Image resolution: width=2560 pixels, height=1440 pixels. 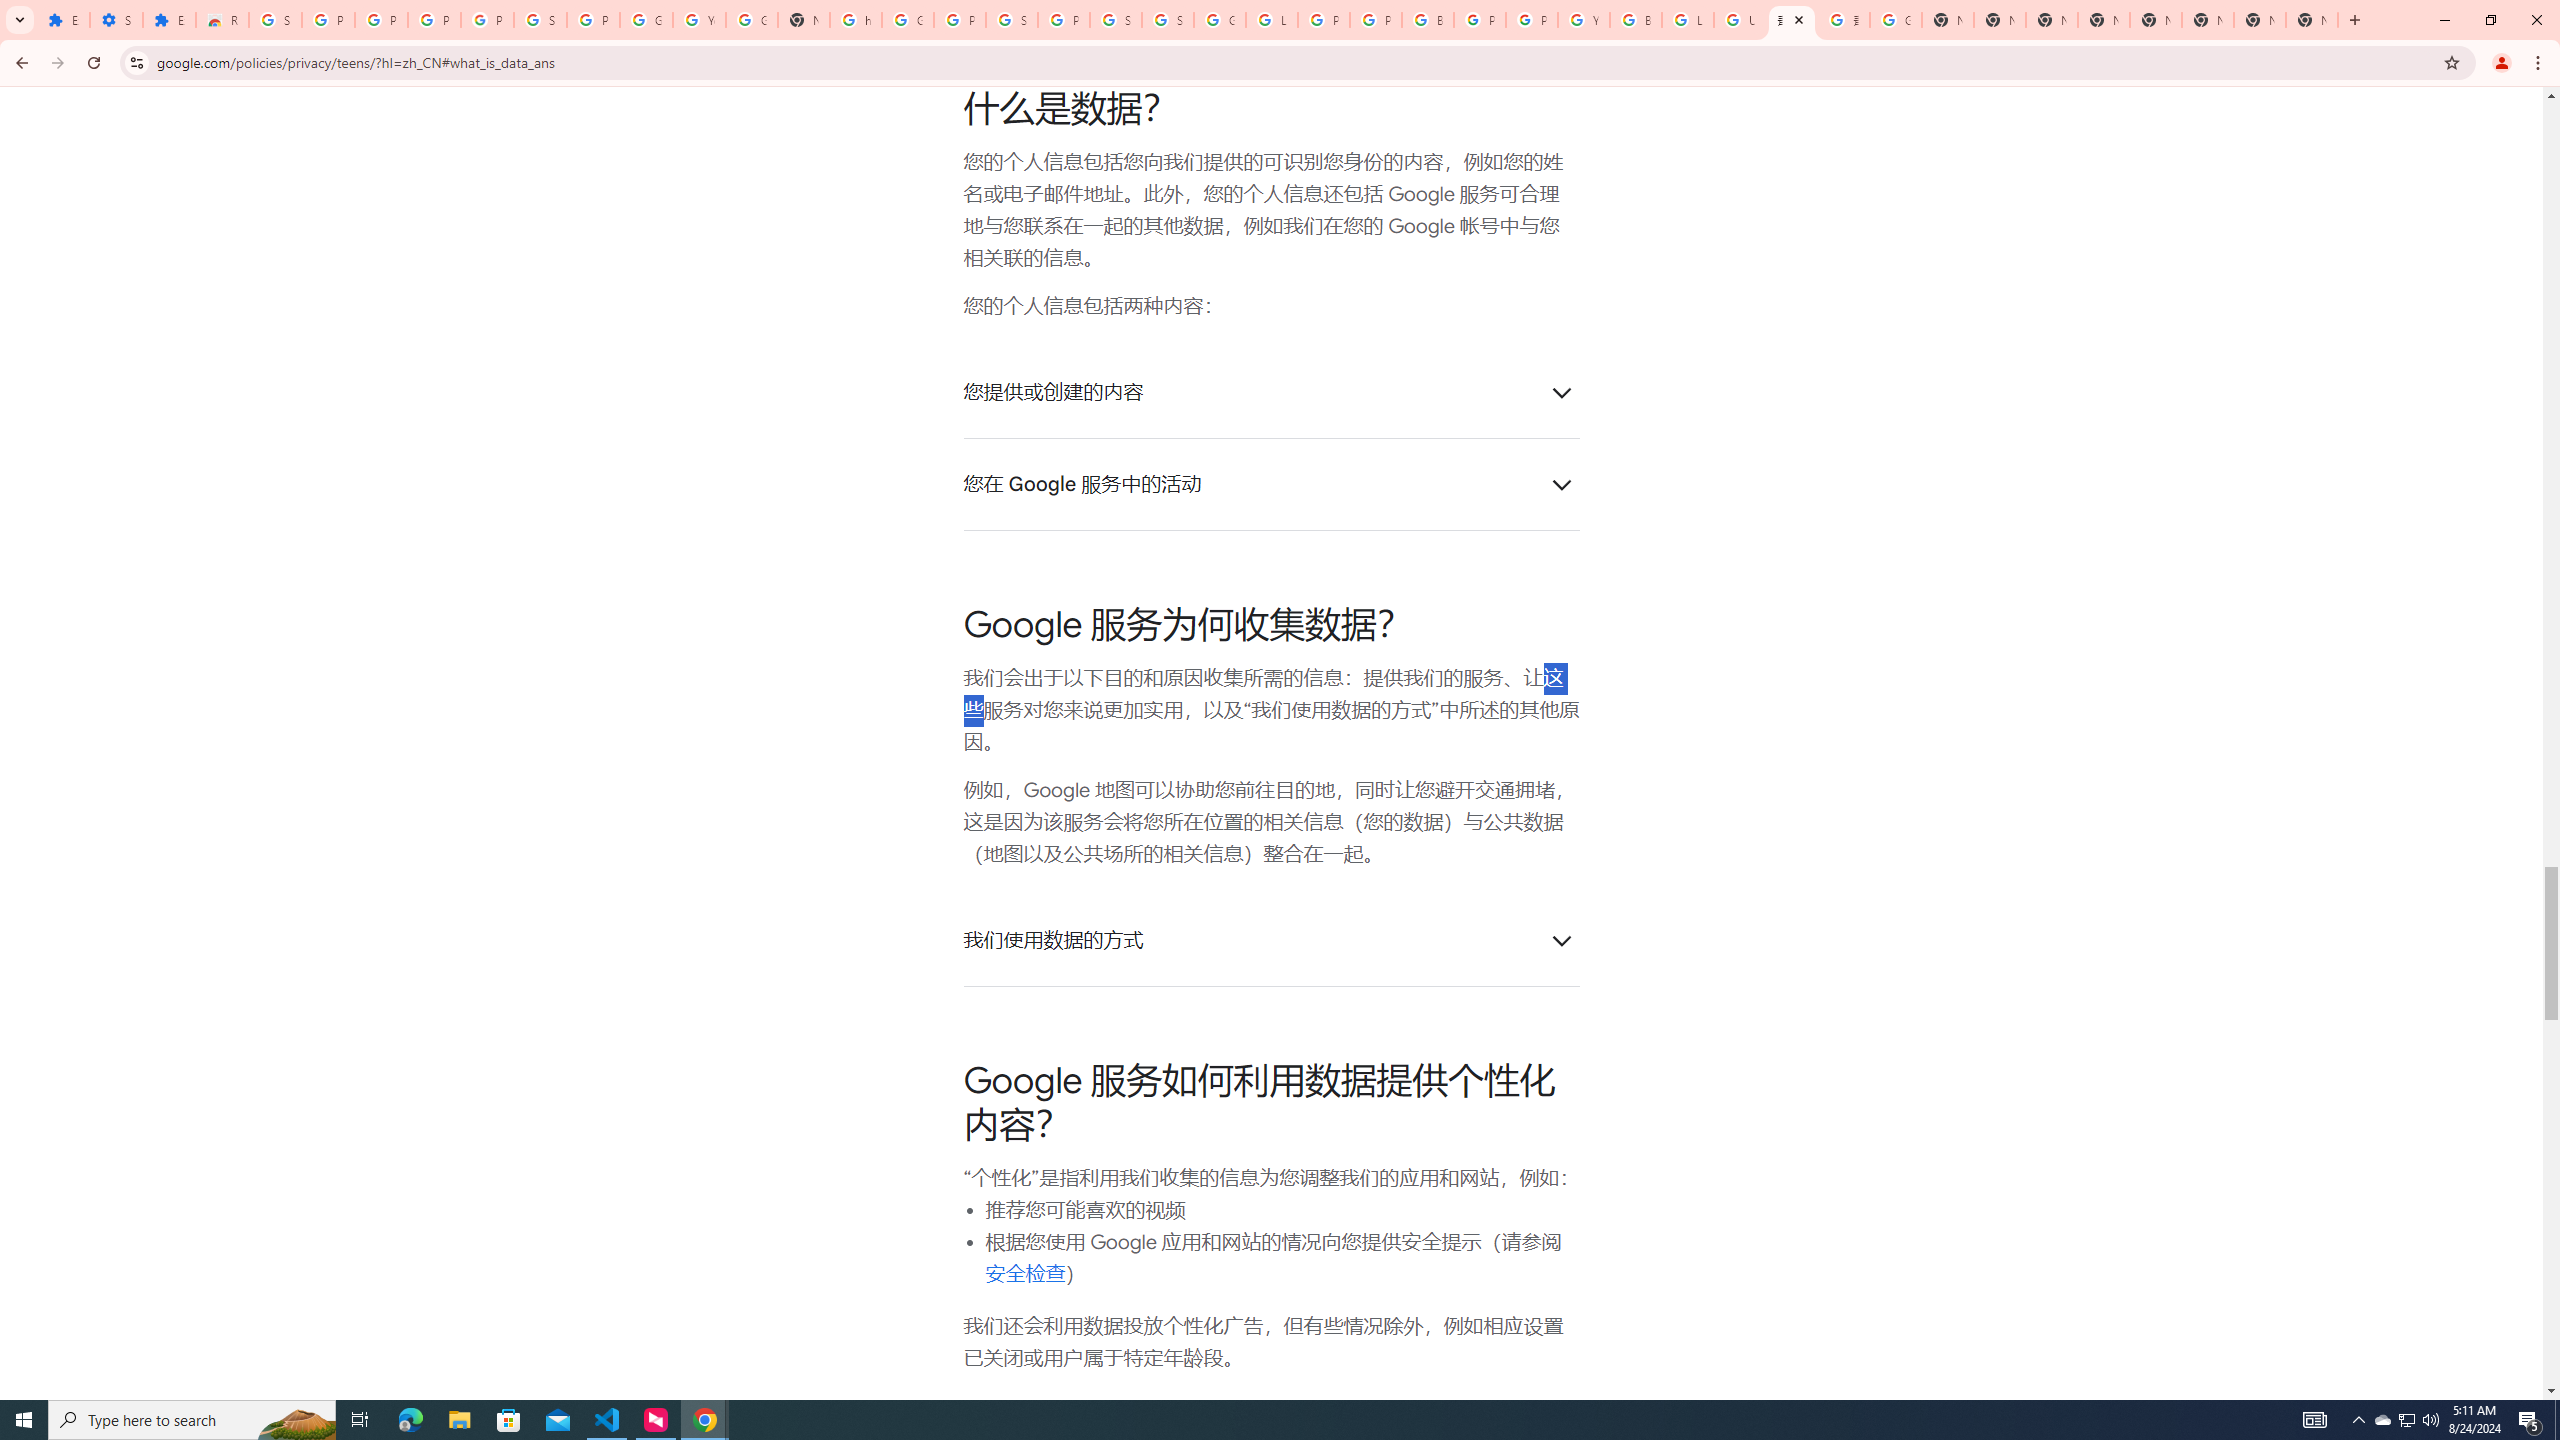 What do you see at coordinates (1116, 19) in the screenshot?
I see `'Sign in - Google Accounts'` at bounding box center [1116, 19].